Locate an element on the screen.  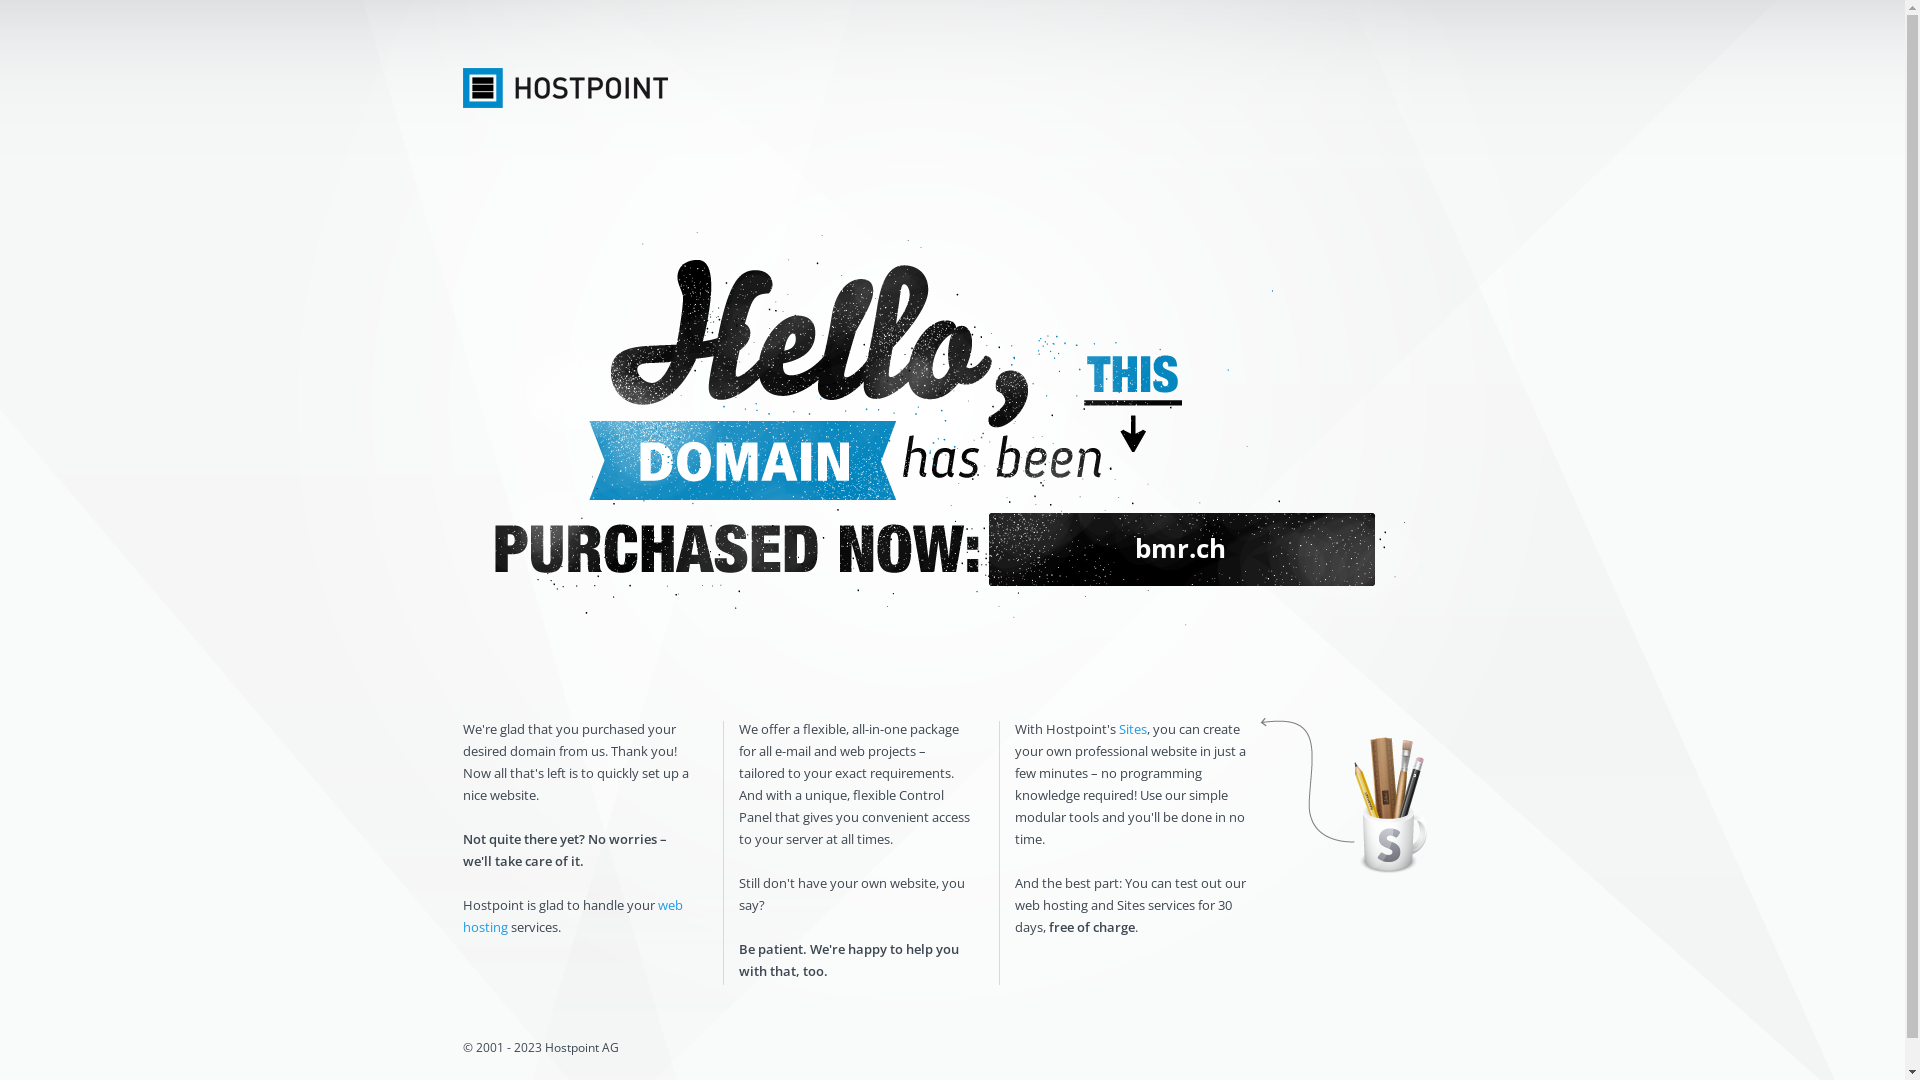
'Sites' is located at coordinates (1132, 729).